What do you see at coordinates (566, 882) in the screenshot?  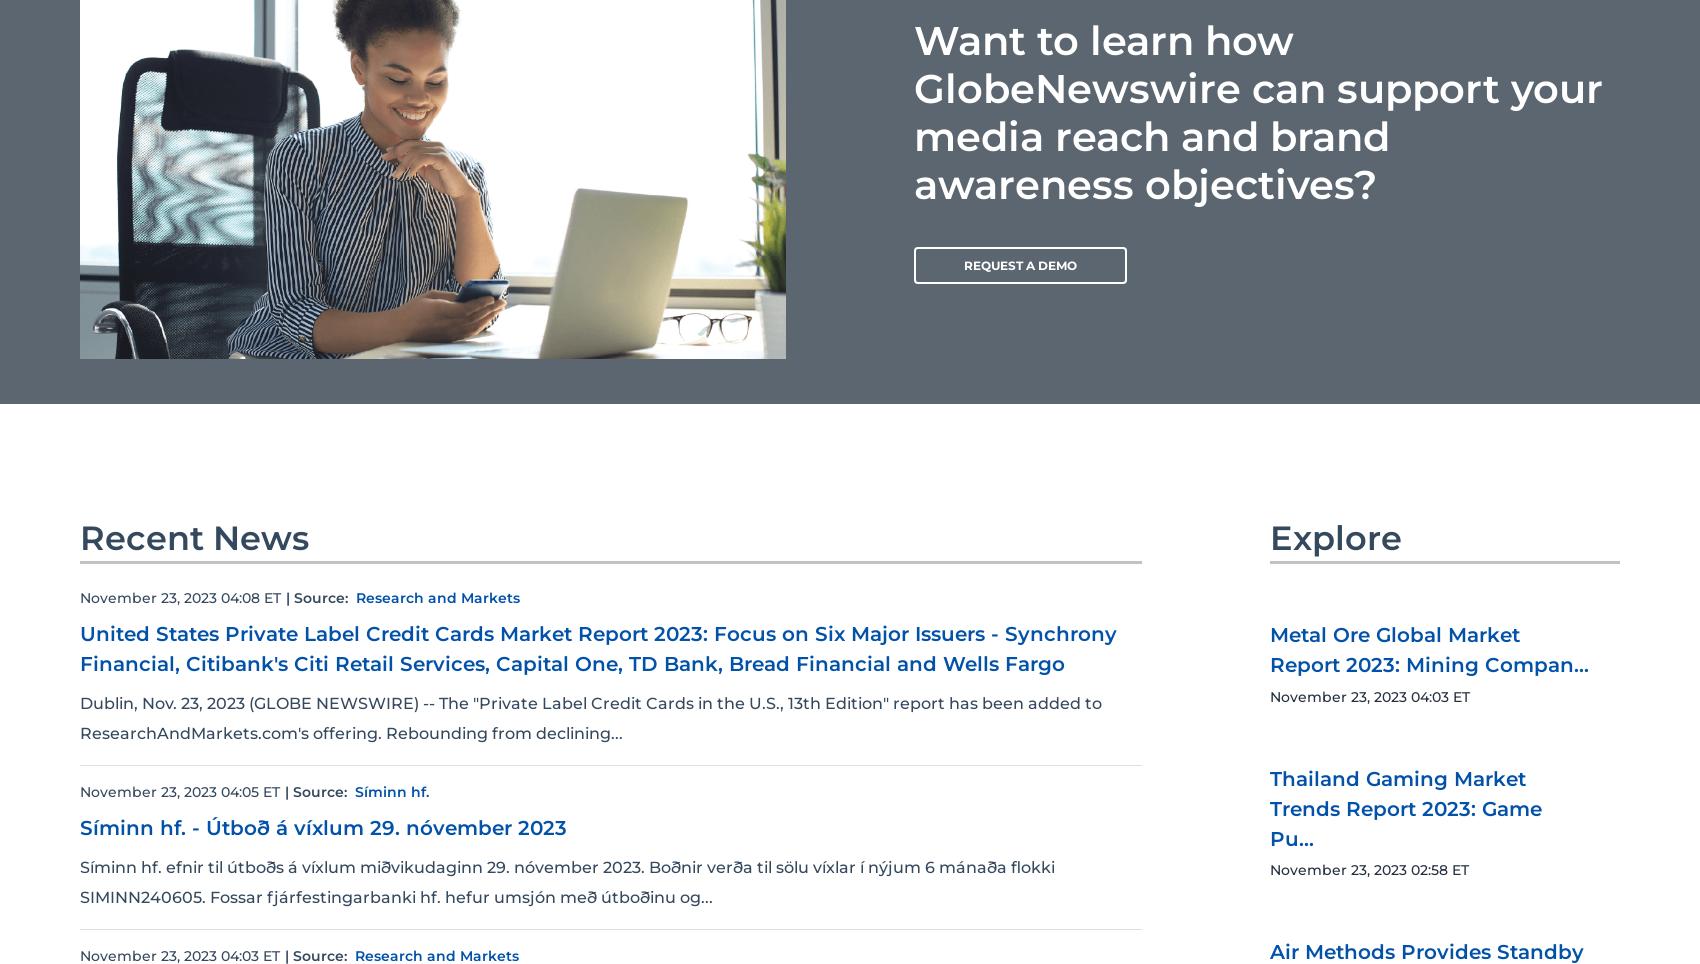 I see `'Síminn hf. efnir til útboðs á víxlum miðvikudaginn 29. nóvember 2023. Boðnir verða til sölu víxlar í nýjum 6 mánaða flokki SIMINN240605.      Fossar fjárfestingarbanki hf. hefur umsjón með útboðinu og...'` at bounding box center [566, 882].